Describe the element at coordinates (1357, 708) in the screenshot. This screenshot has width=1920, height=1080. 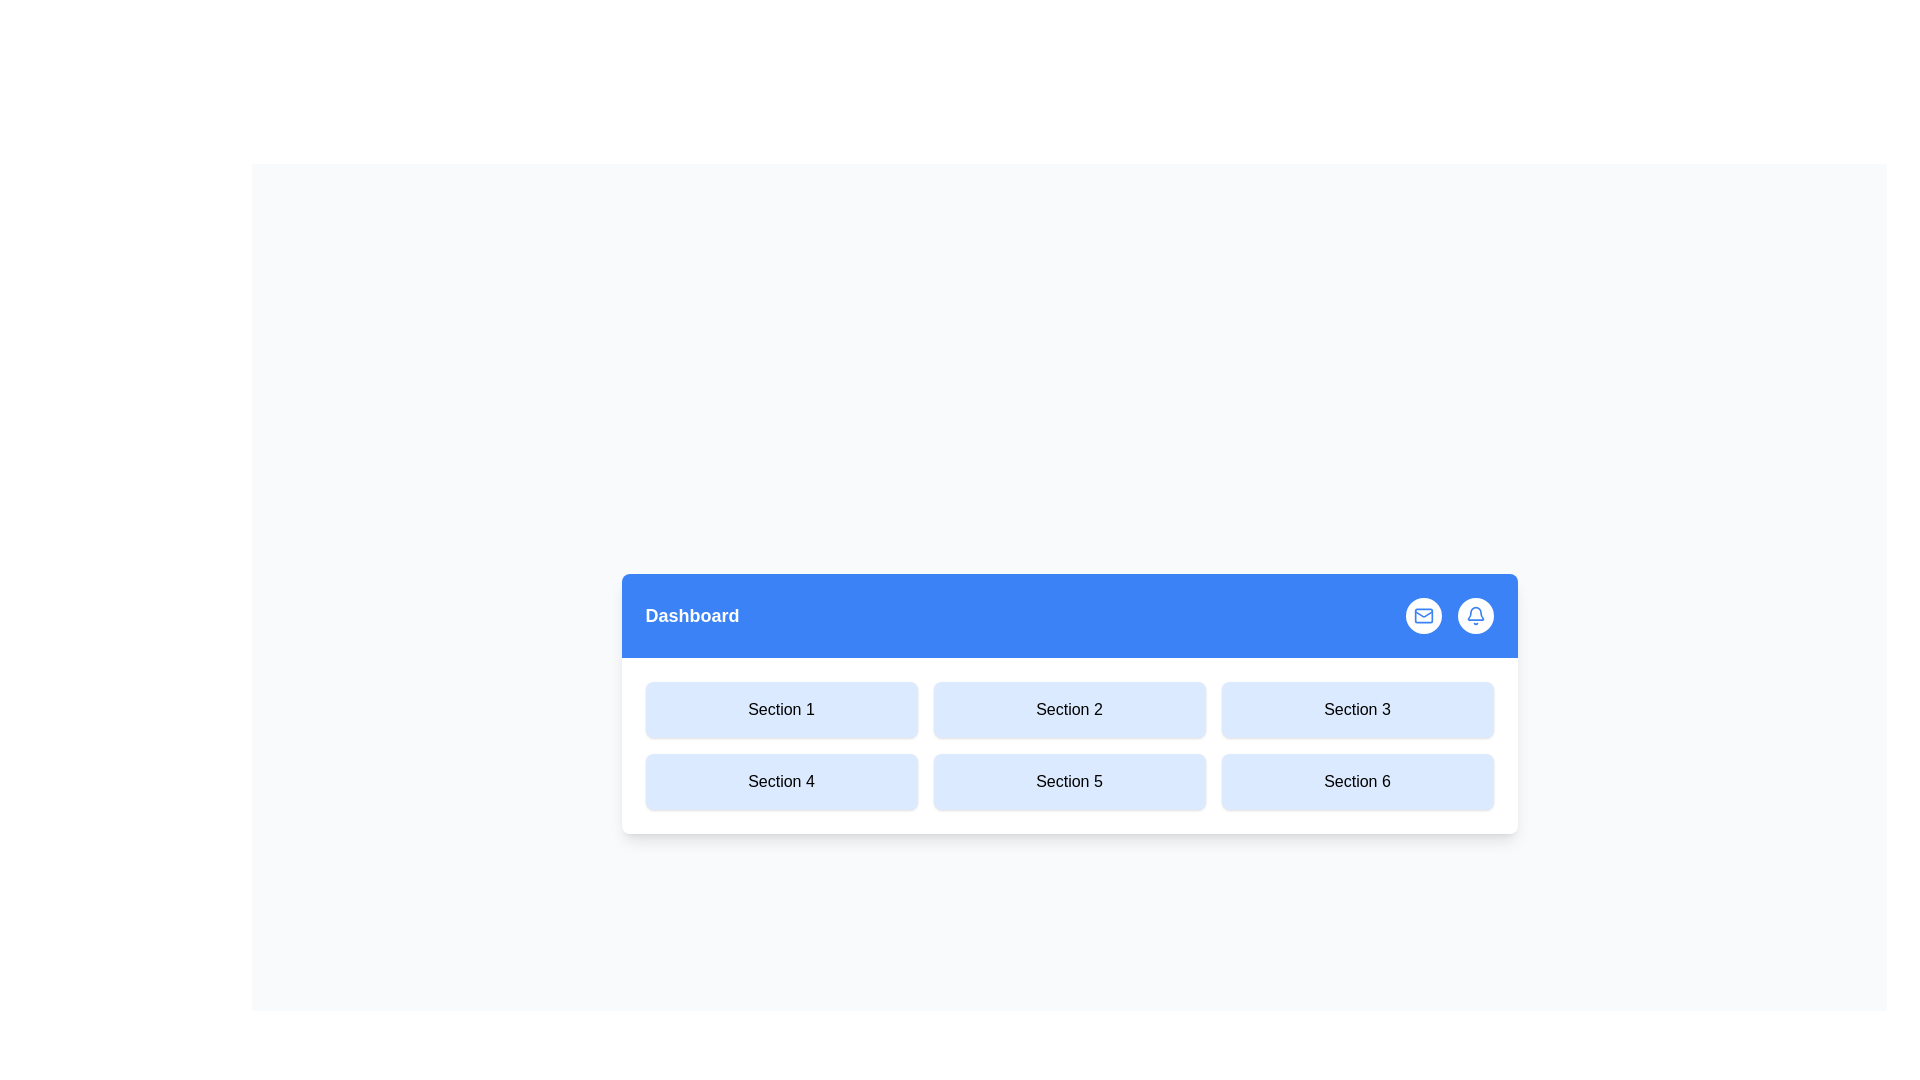
I see `the navigation button located in the top-right corner of the grid` at that location.